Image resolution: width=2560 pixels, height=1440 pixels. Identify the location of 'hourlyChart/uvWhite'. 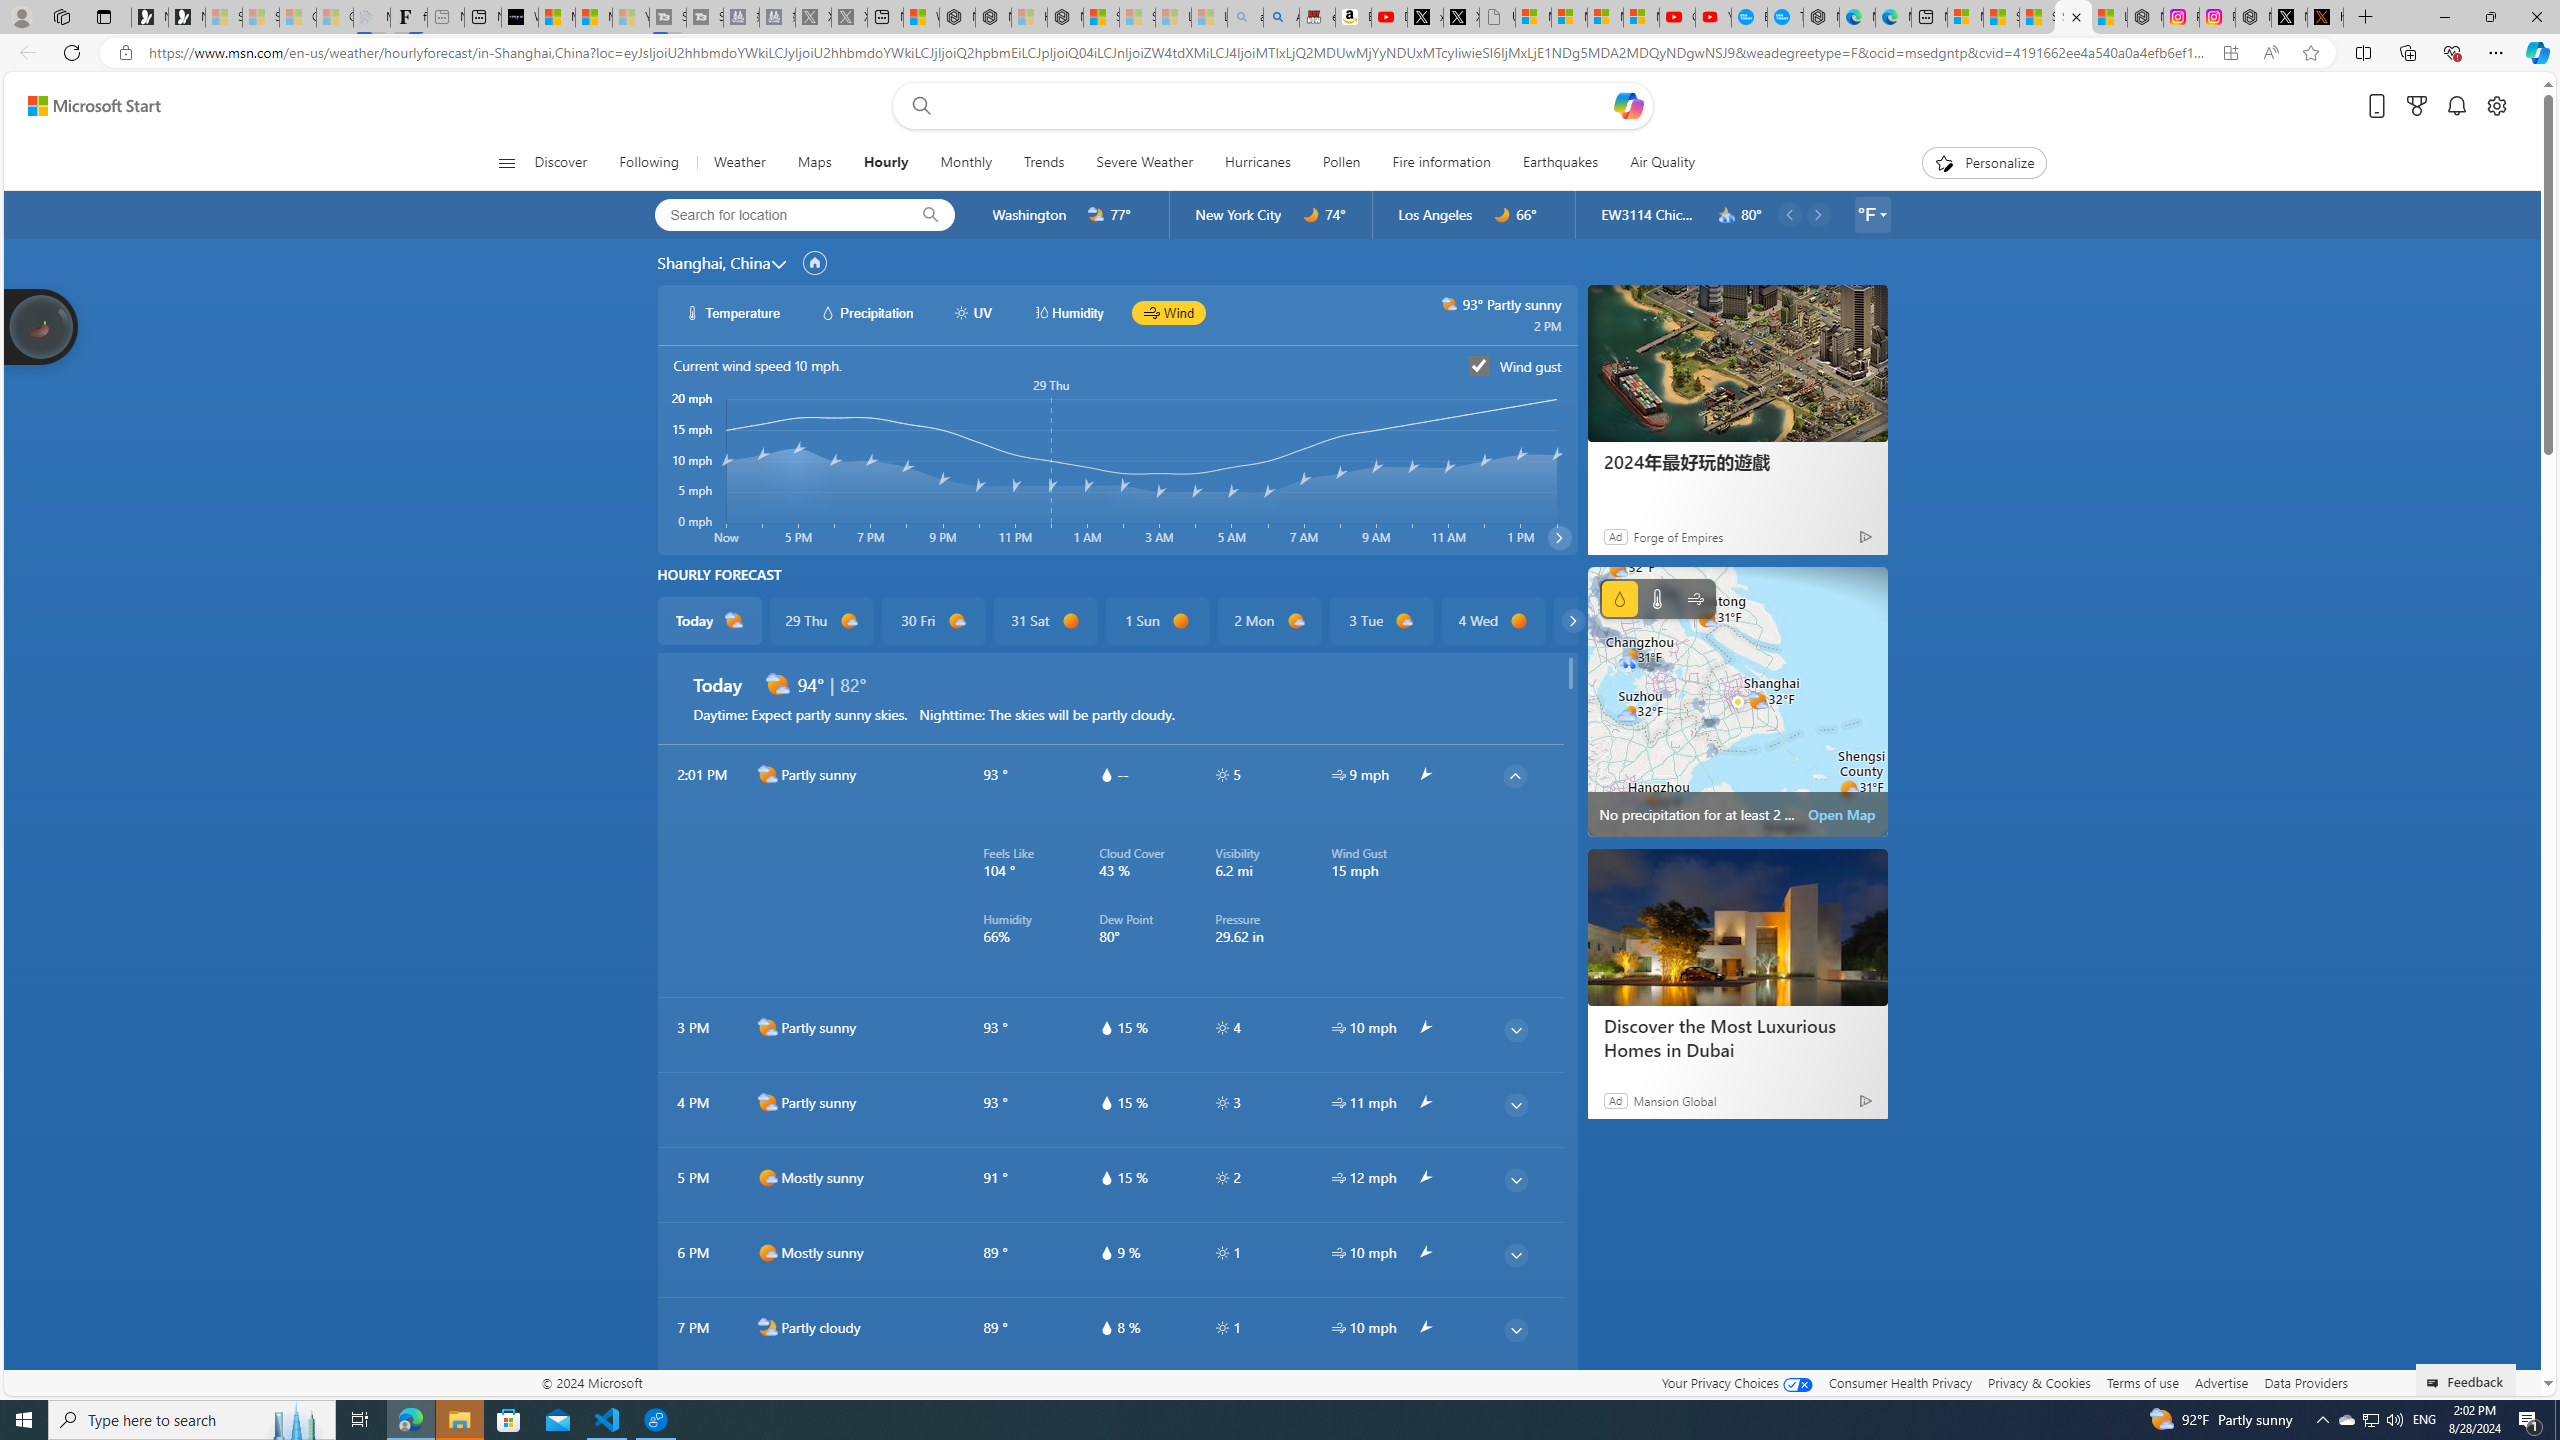
(961, 311).